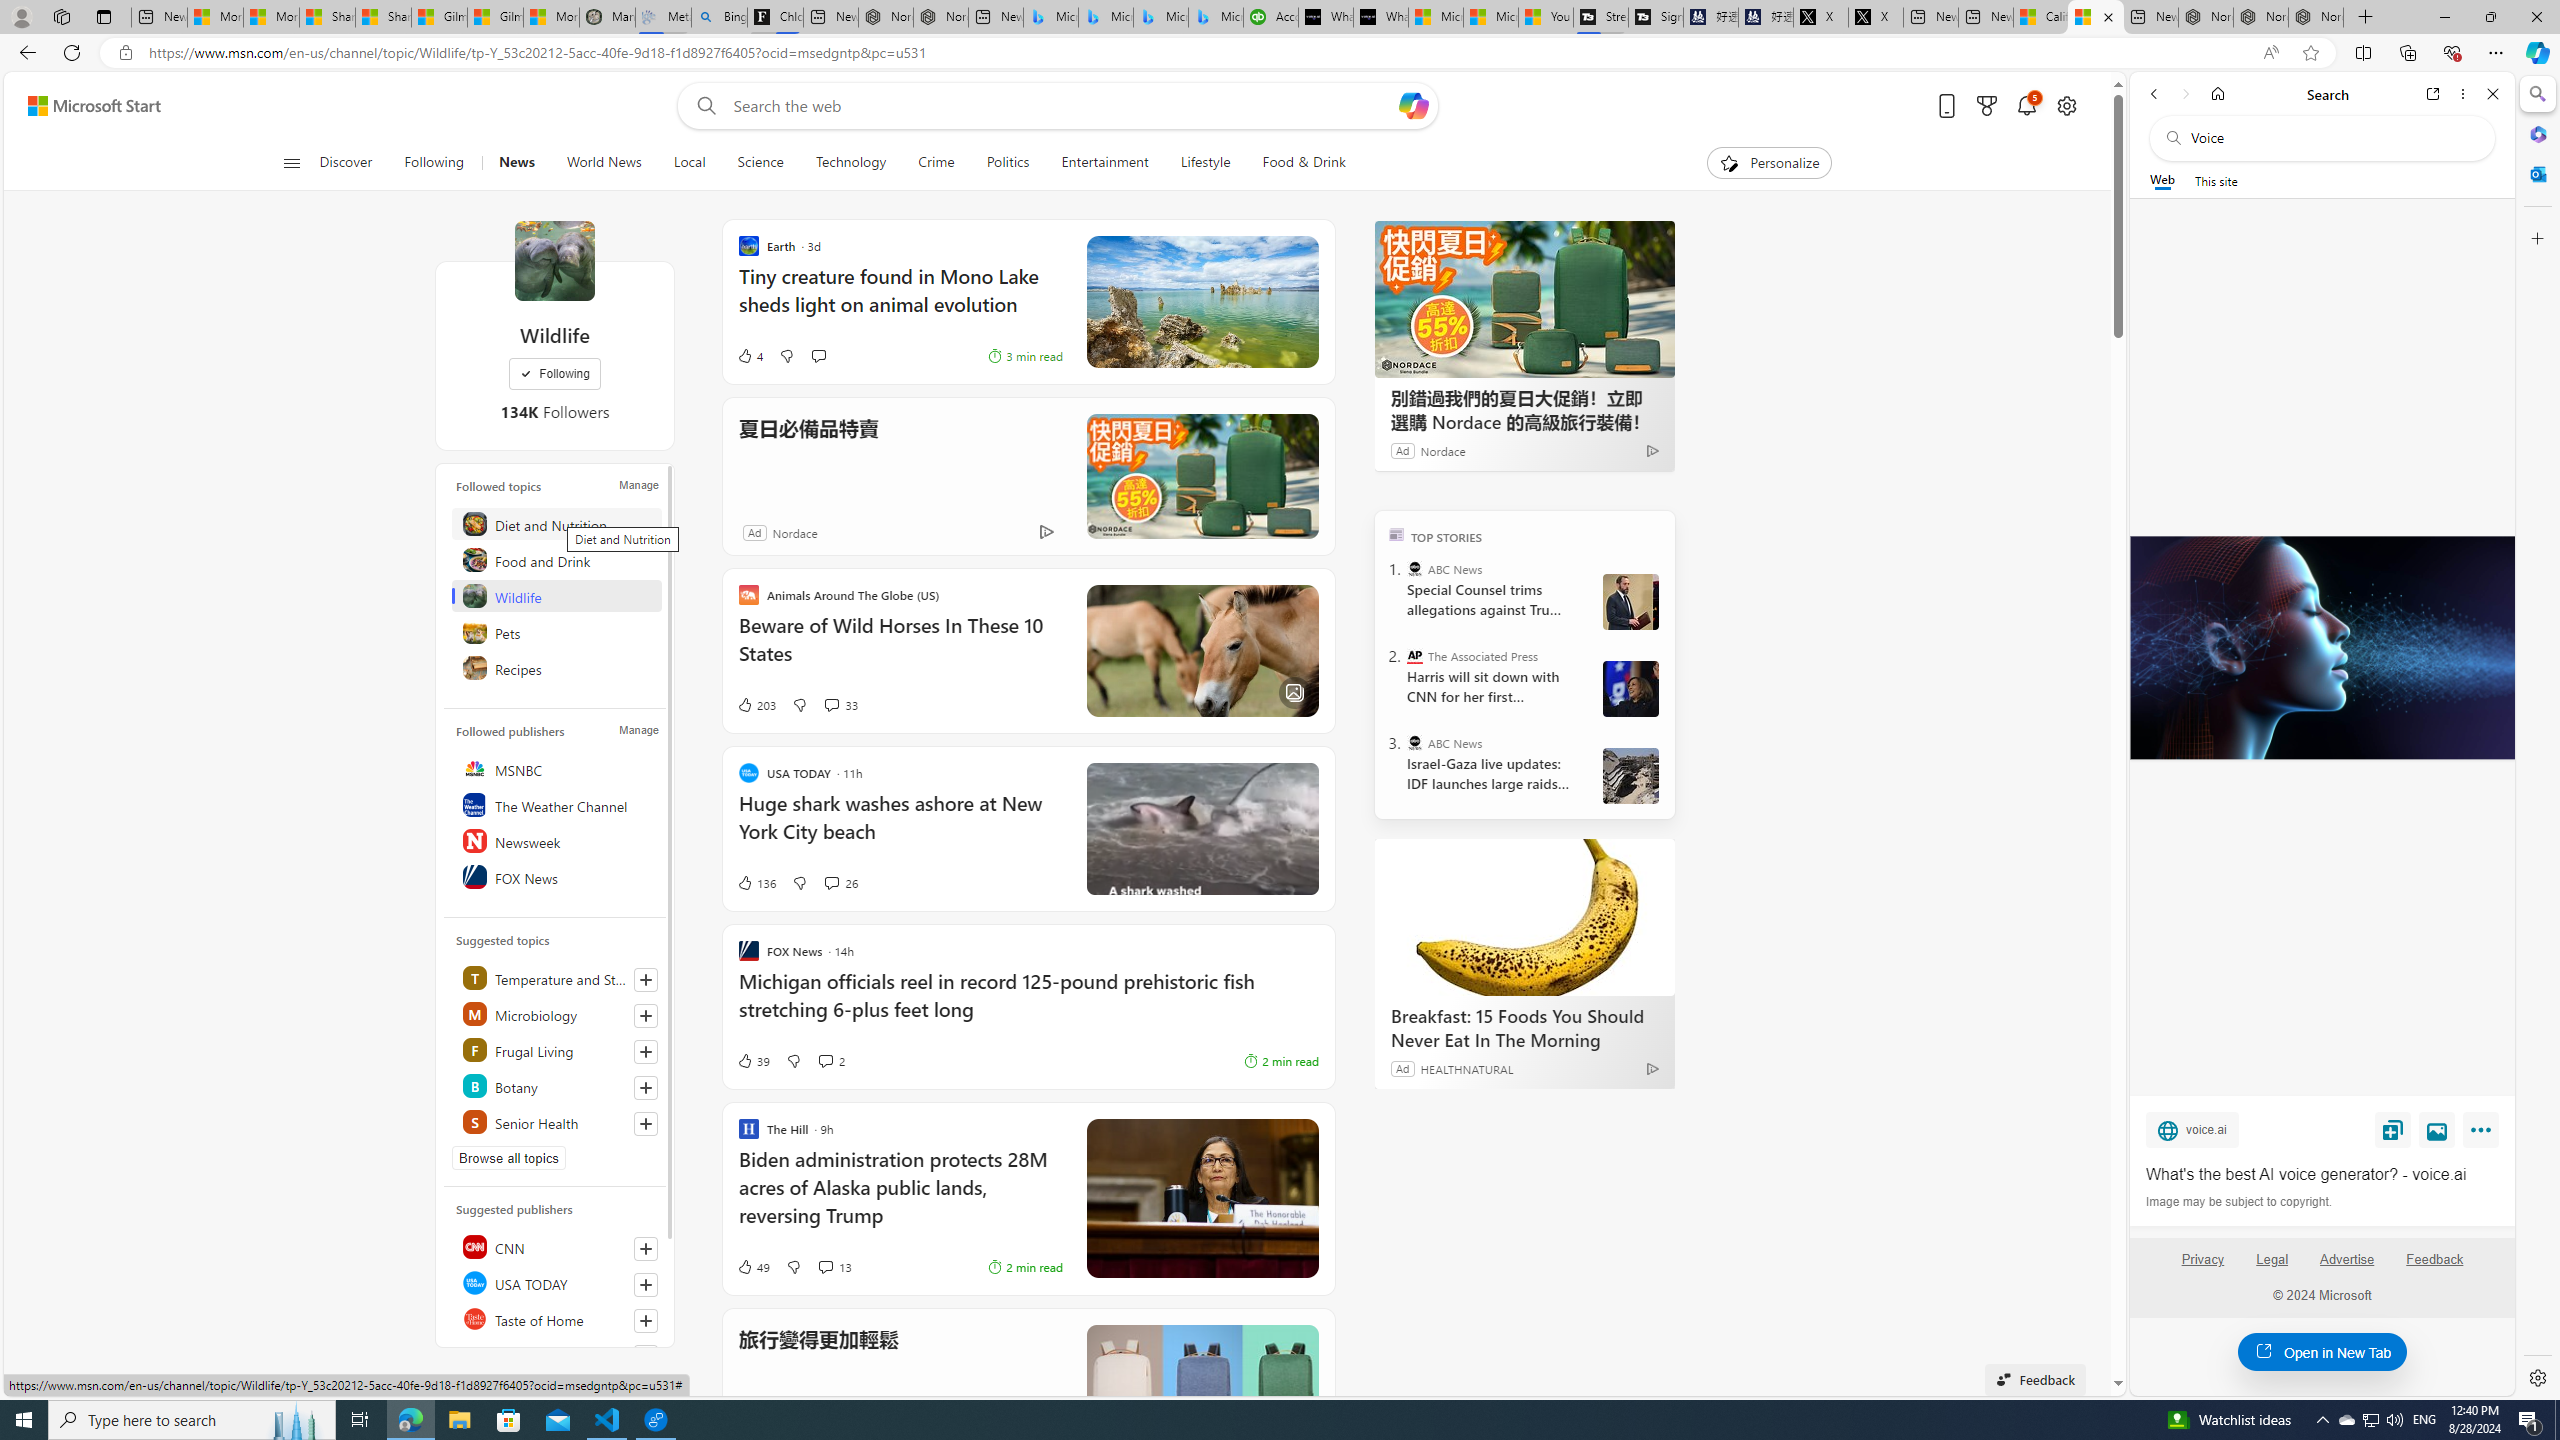 The image size is (2560, 1440). I want to click on 'Entertainment', so click(1104, 162).